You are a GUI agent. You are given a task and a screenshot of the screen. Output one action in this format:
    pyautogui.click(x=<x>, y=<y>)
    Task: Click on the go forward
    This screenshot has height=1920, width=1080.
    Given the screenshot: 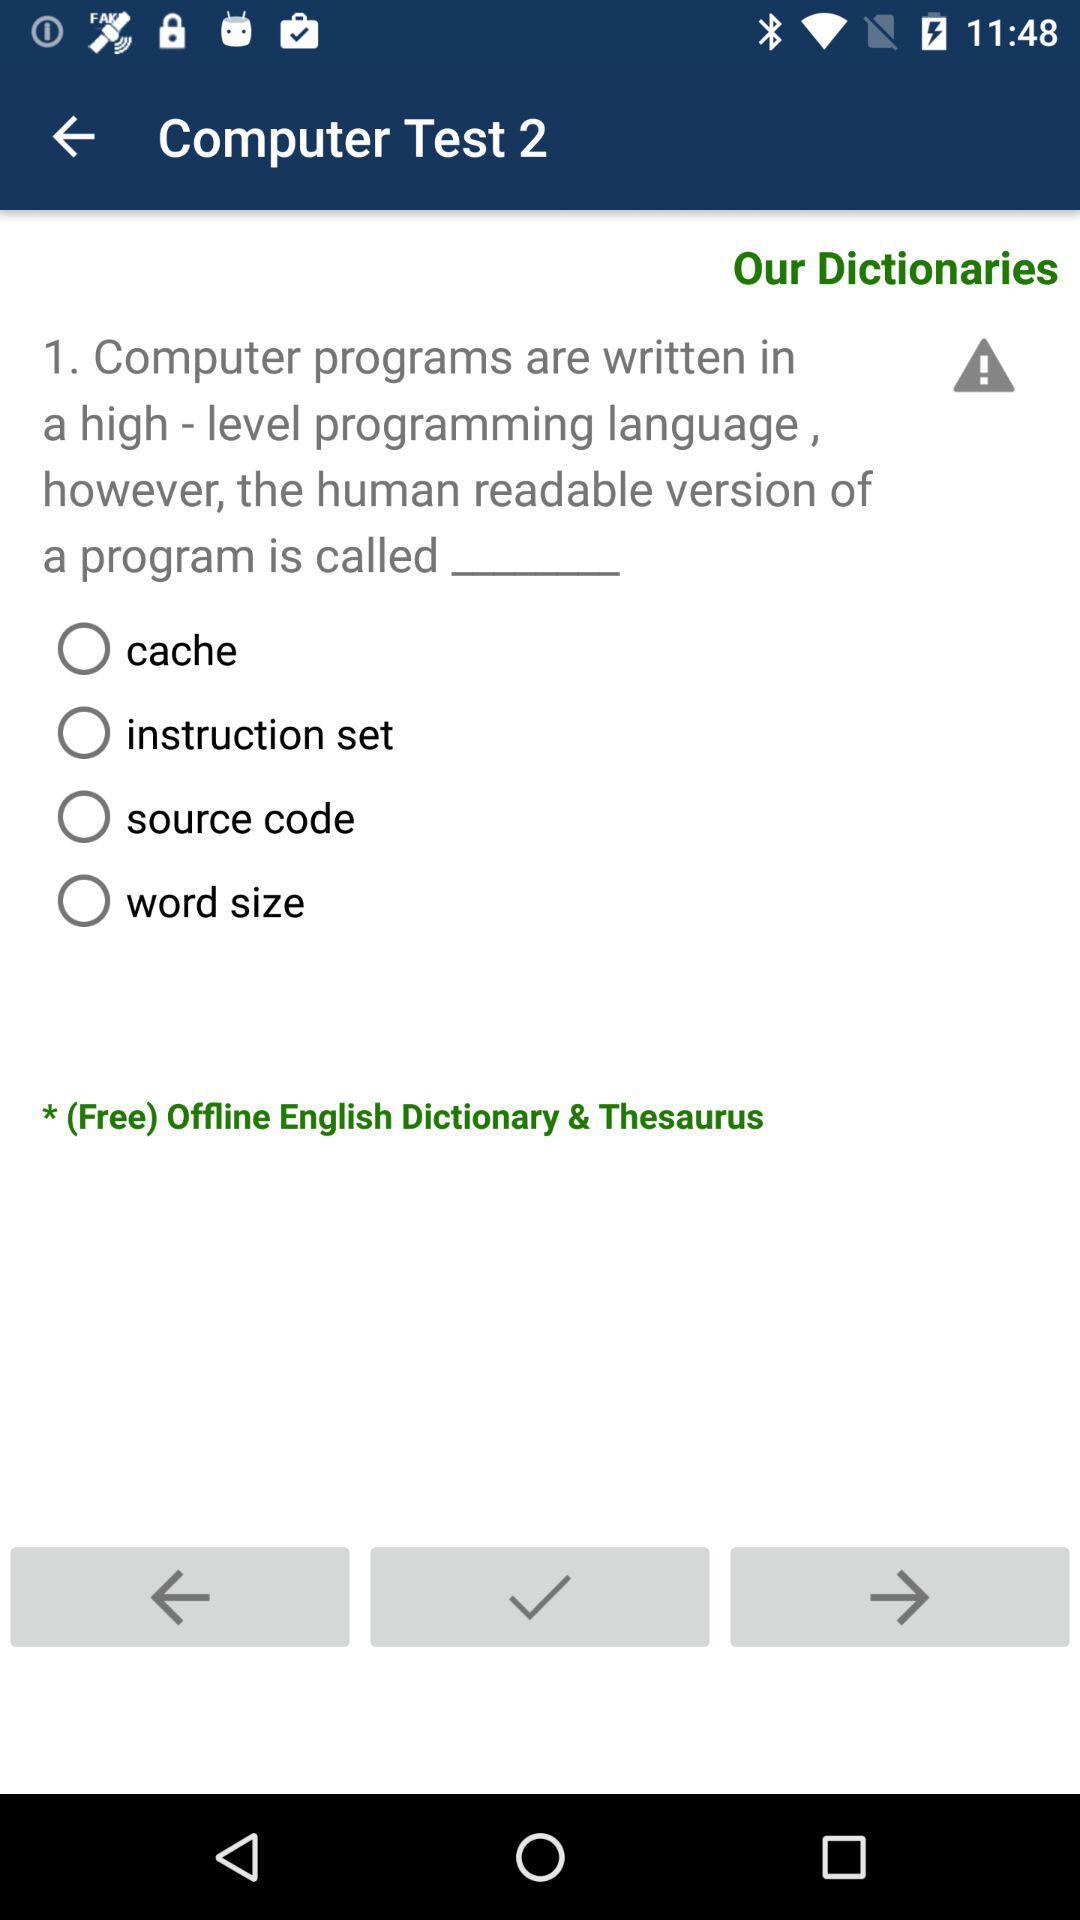 What is the action you would take?
    pyautogui.click(x=898, y=1596)
    